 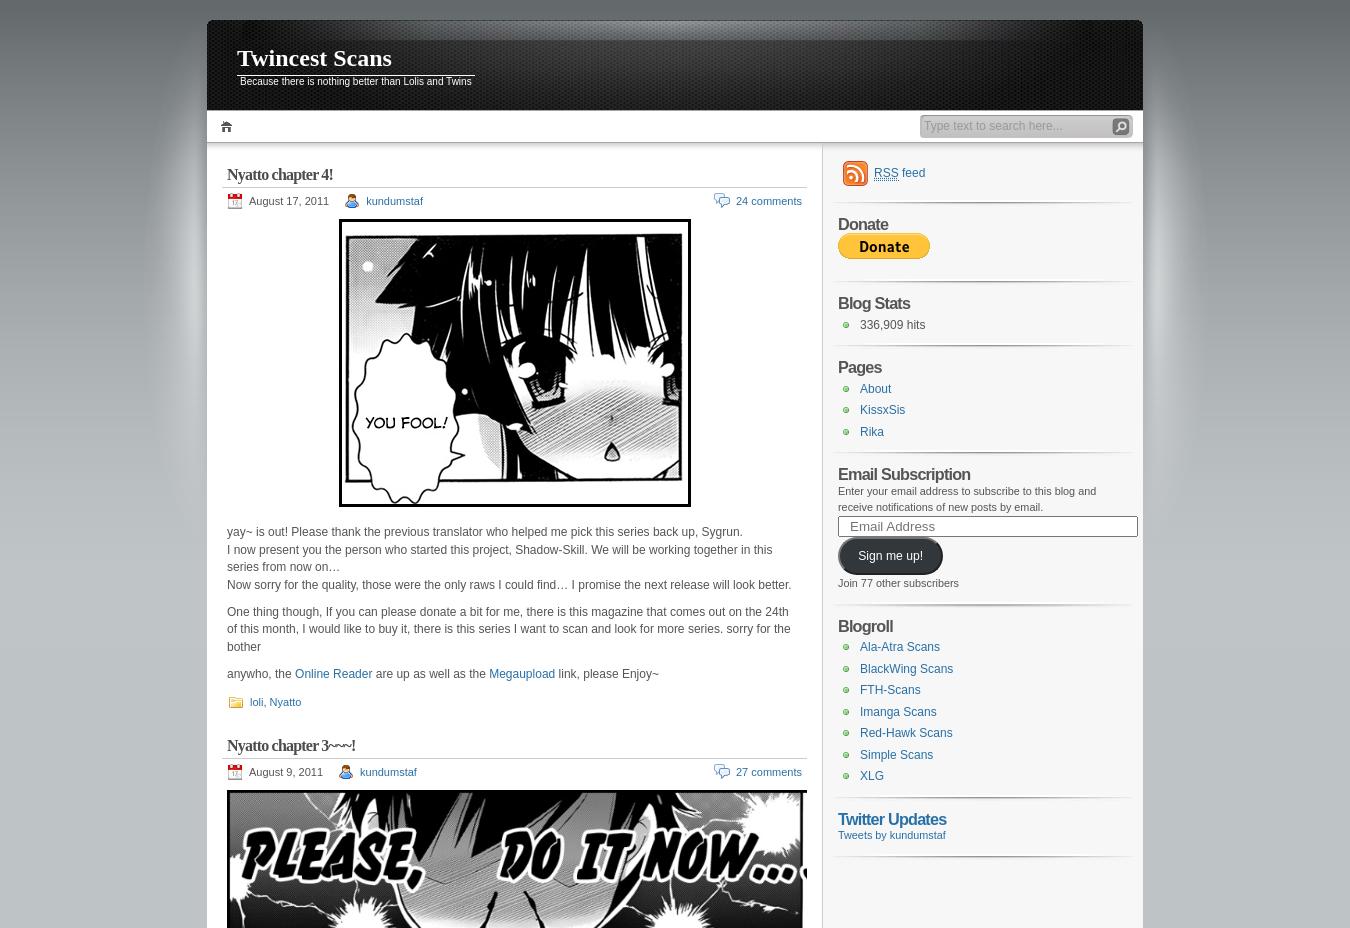 I want to click on 'KissxSis', so click(x=882, y=409).